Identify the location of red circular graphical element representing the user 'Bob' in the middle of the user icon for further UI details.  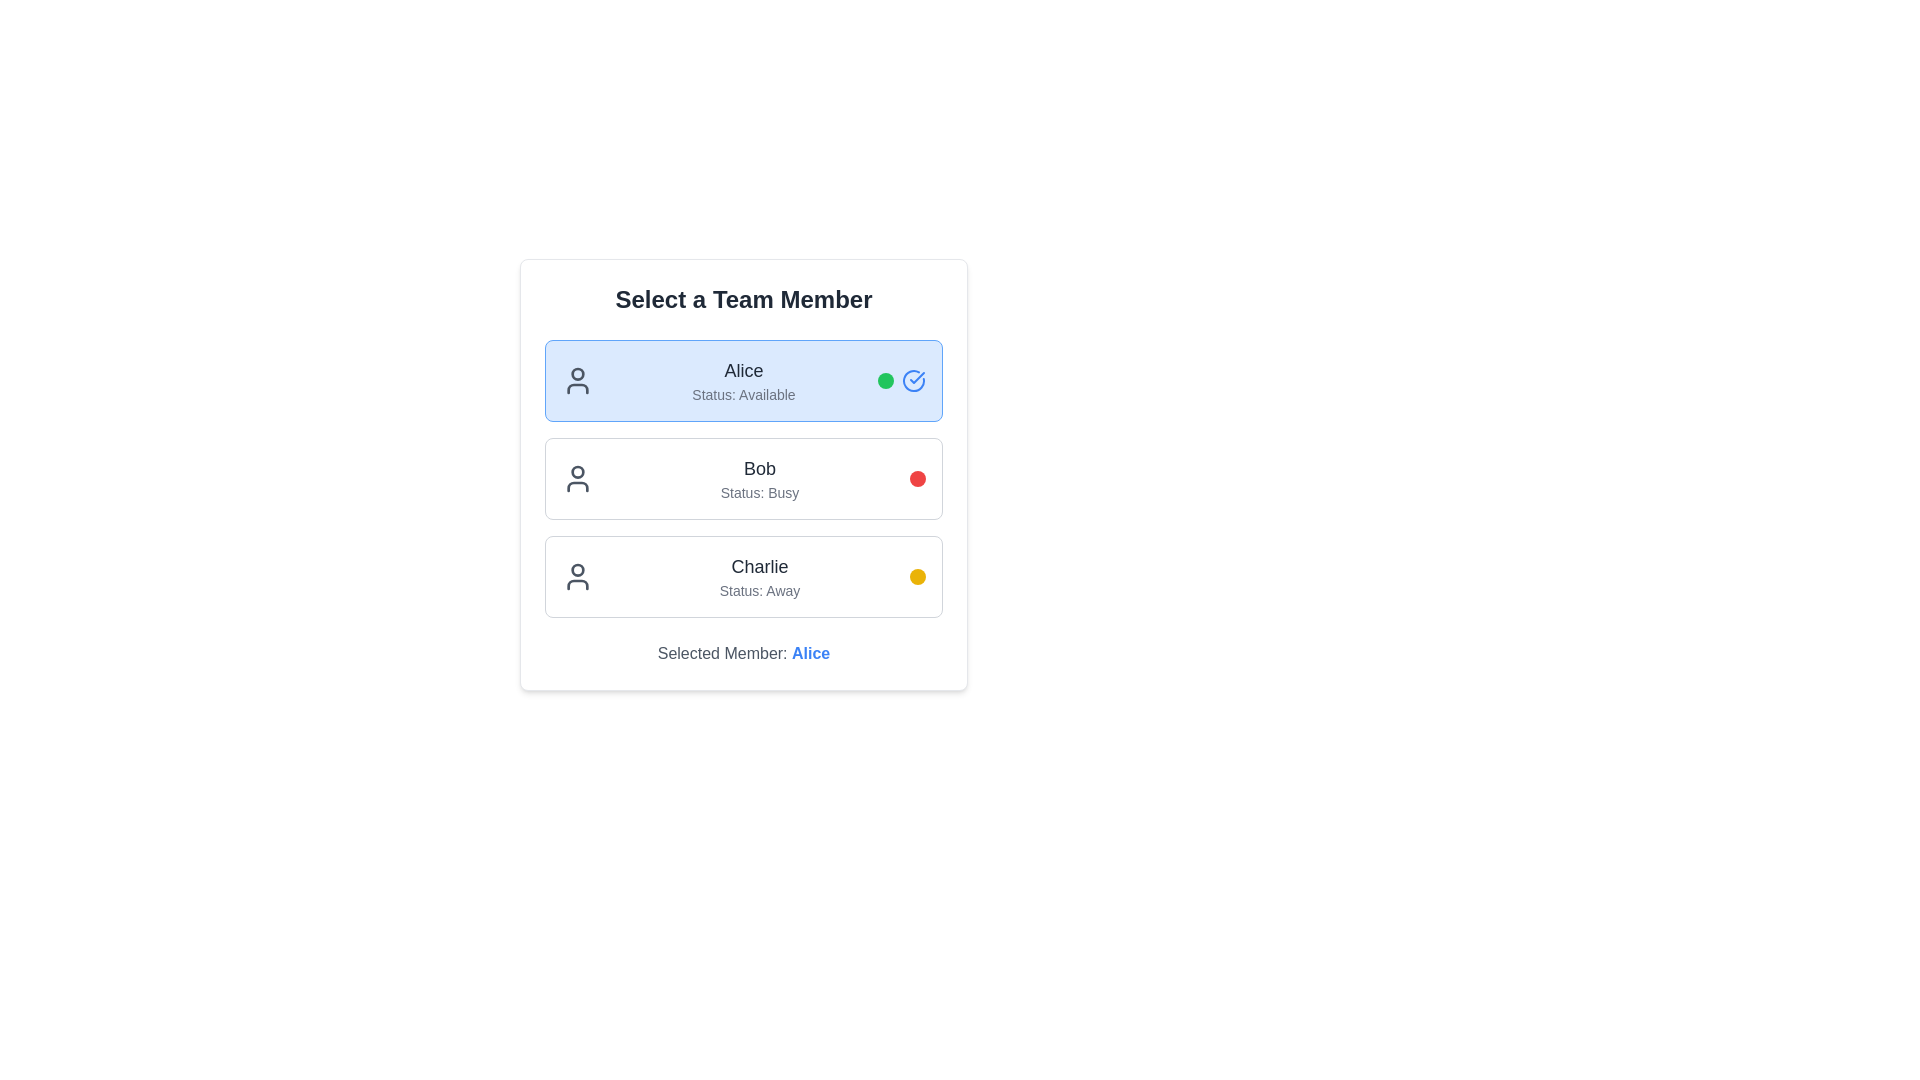
(576, 471).